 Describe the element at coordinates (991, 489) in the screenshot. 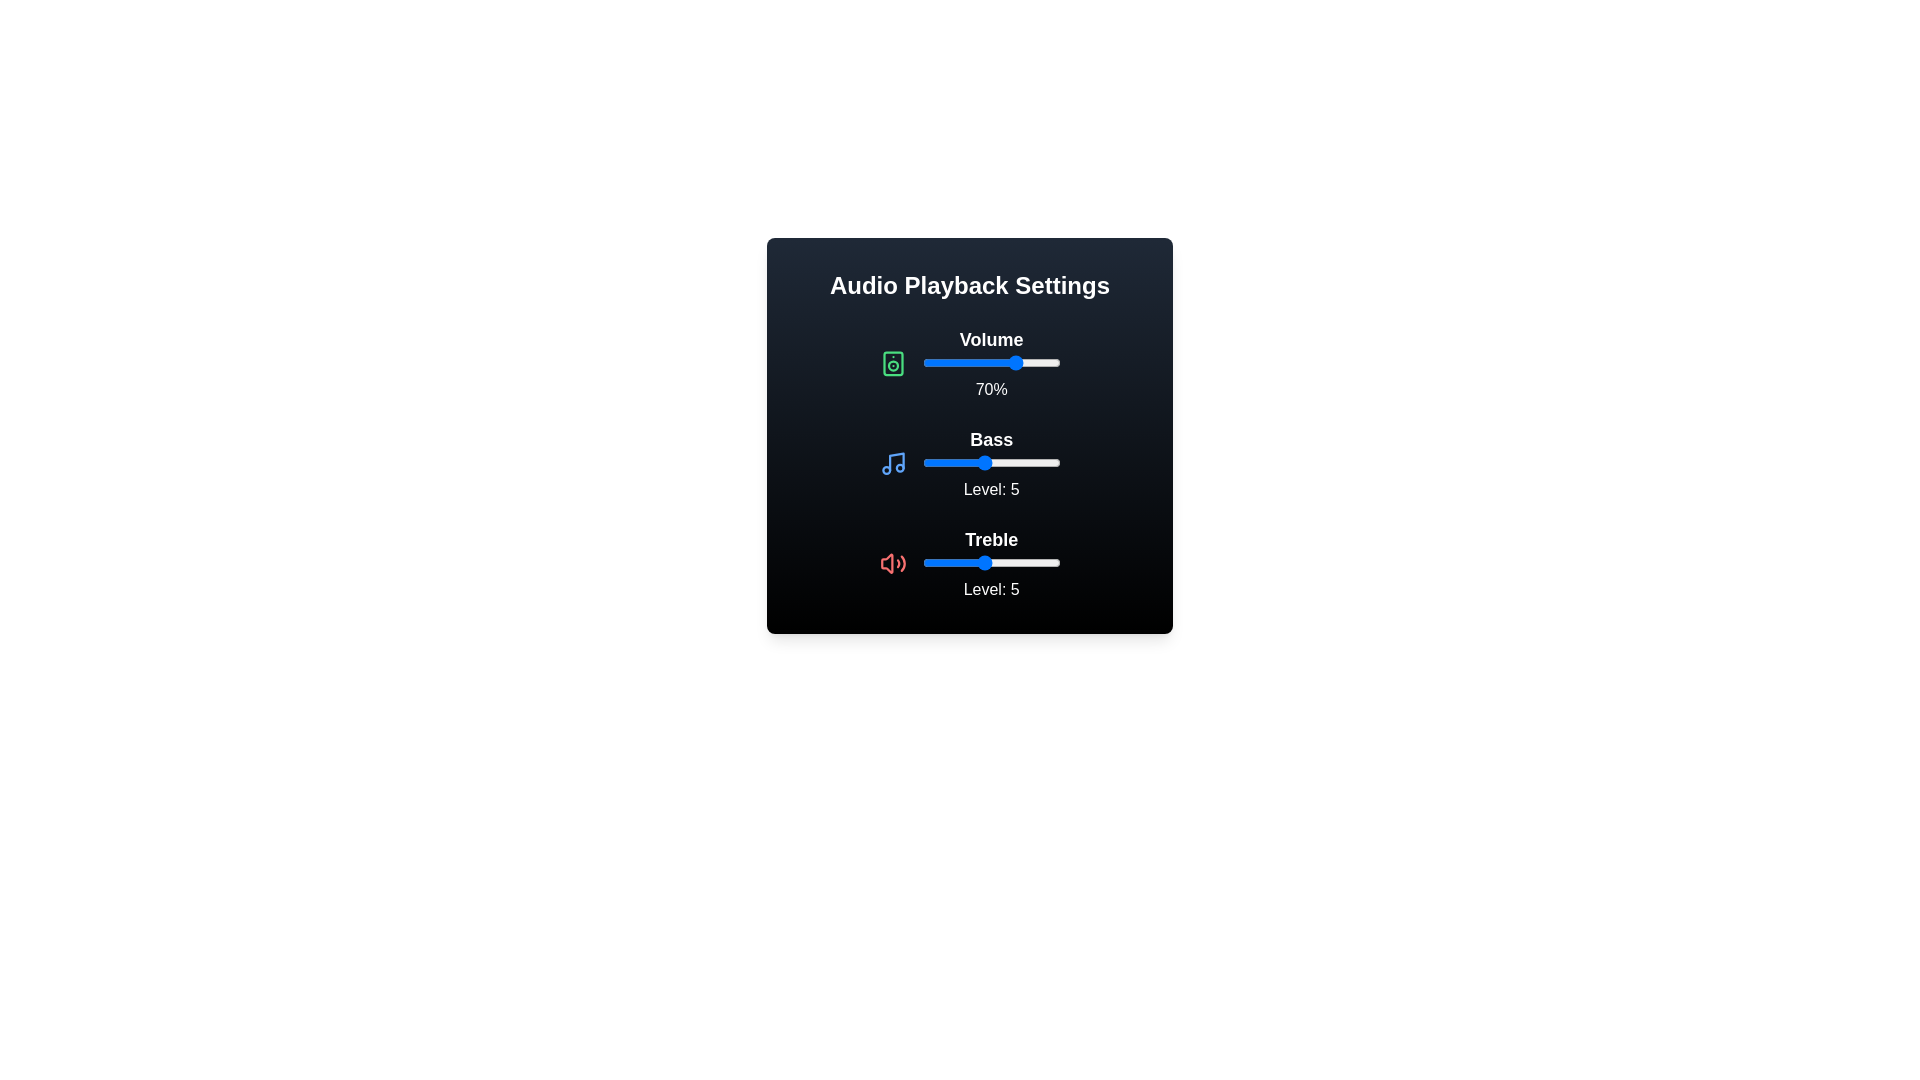

I see `'Level: 5' text label indicating the current bass setting, which is located directly below the bass slider` at that location.